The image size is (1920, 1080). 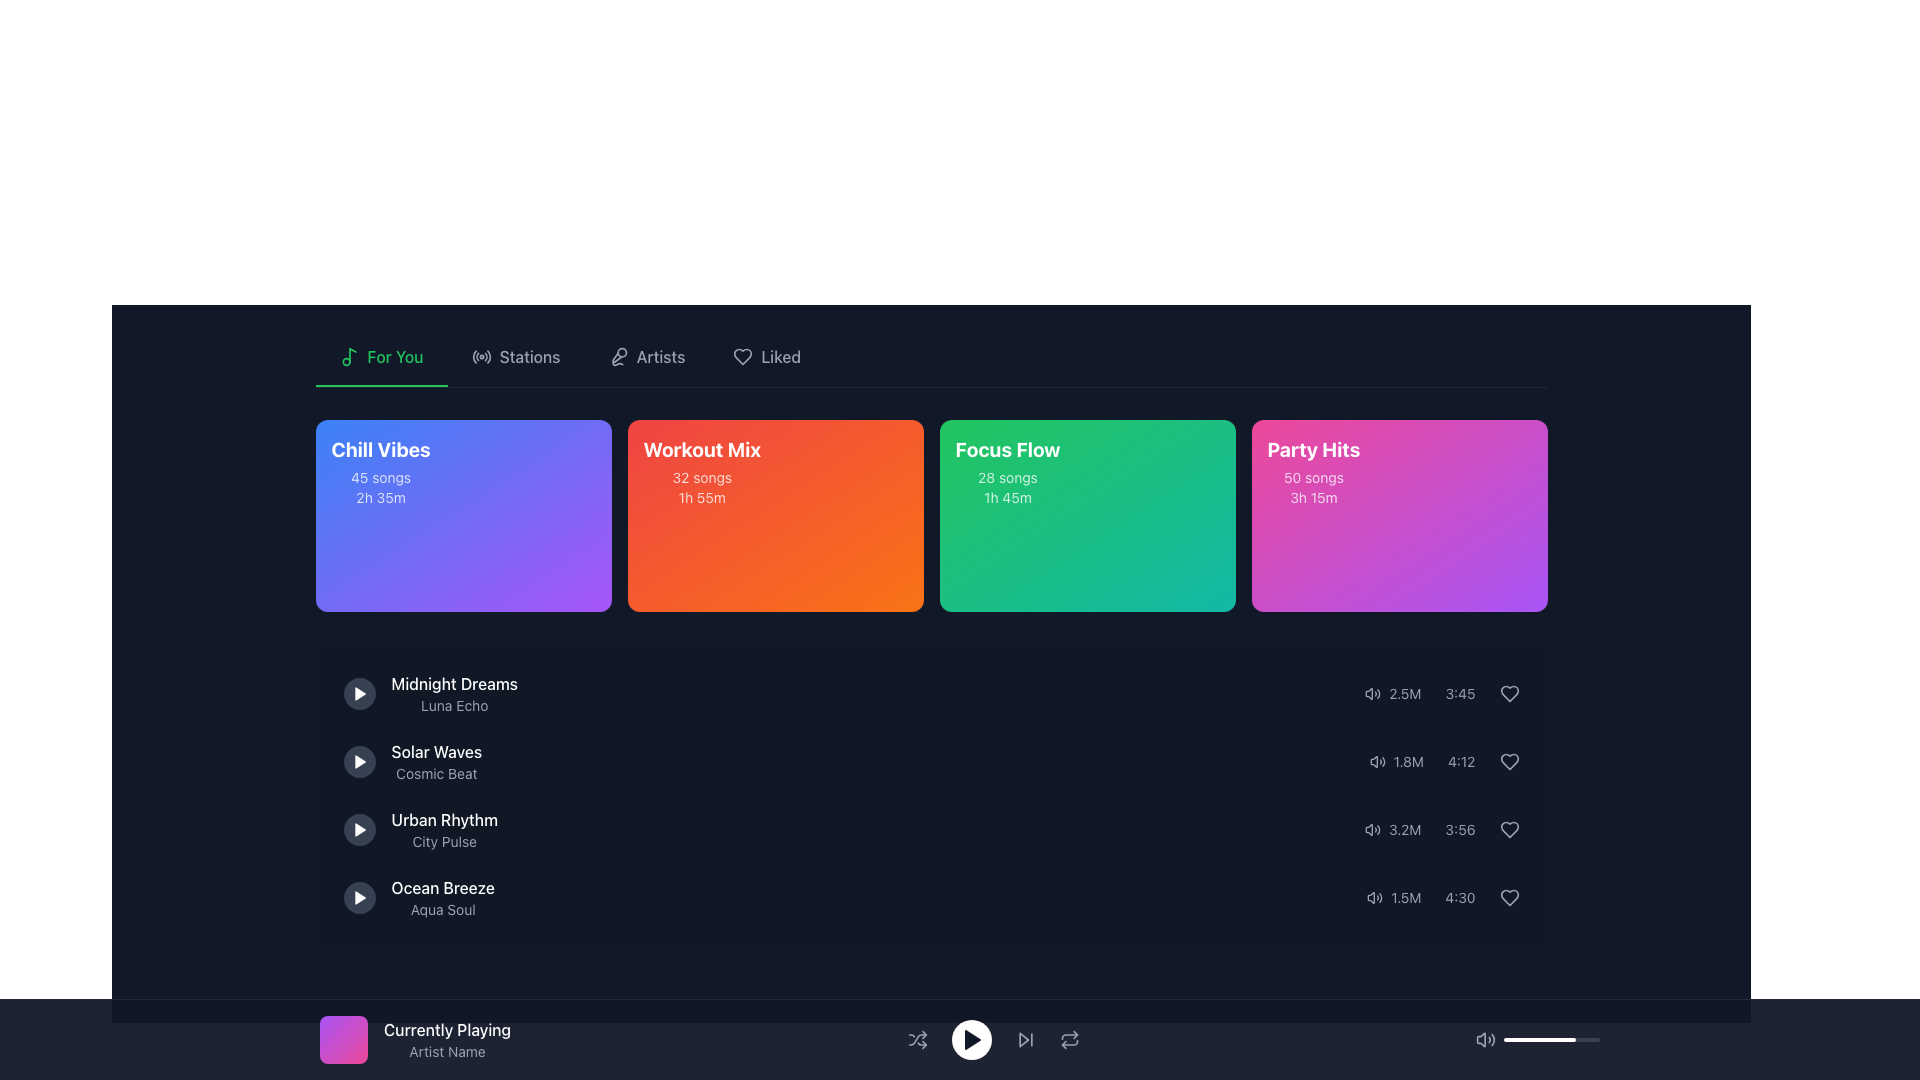 What do you see at coordinates (1516, 1039) in the screenshot?
I see `the slider` at bounding box center [1516, 1039].